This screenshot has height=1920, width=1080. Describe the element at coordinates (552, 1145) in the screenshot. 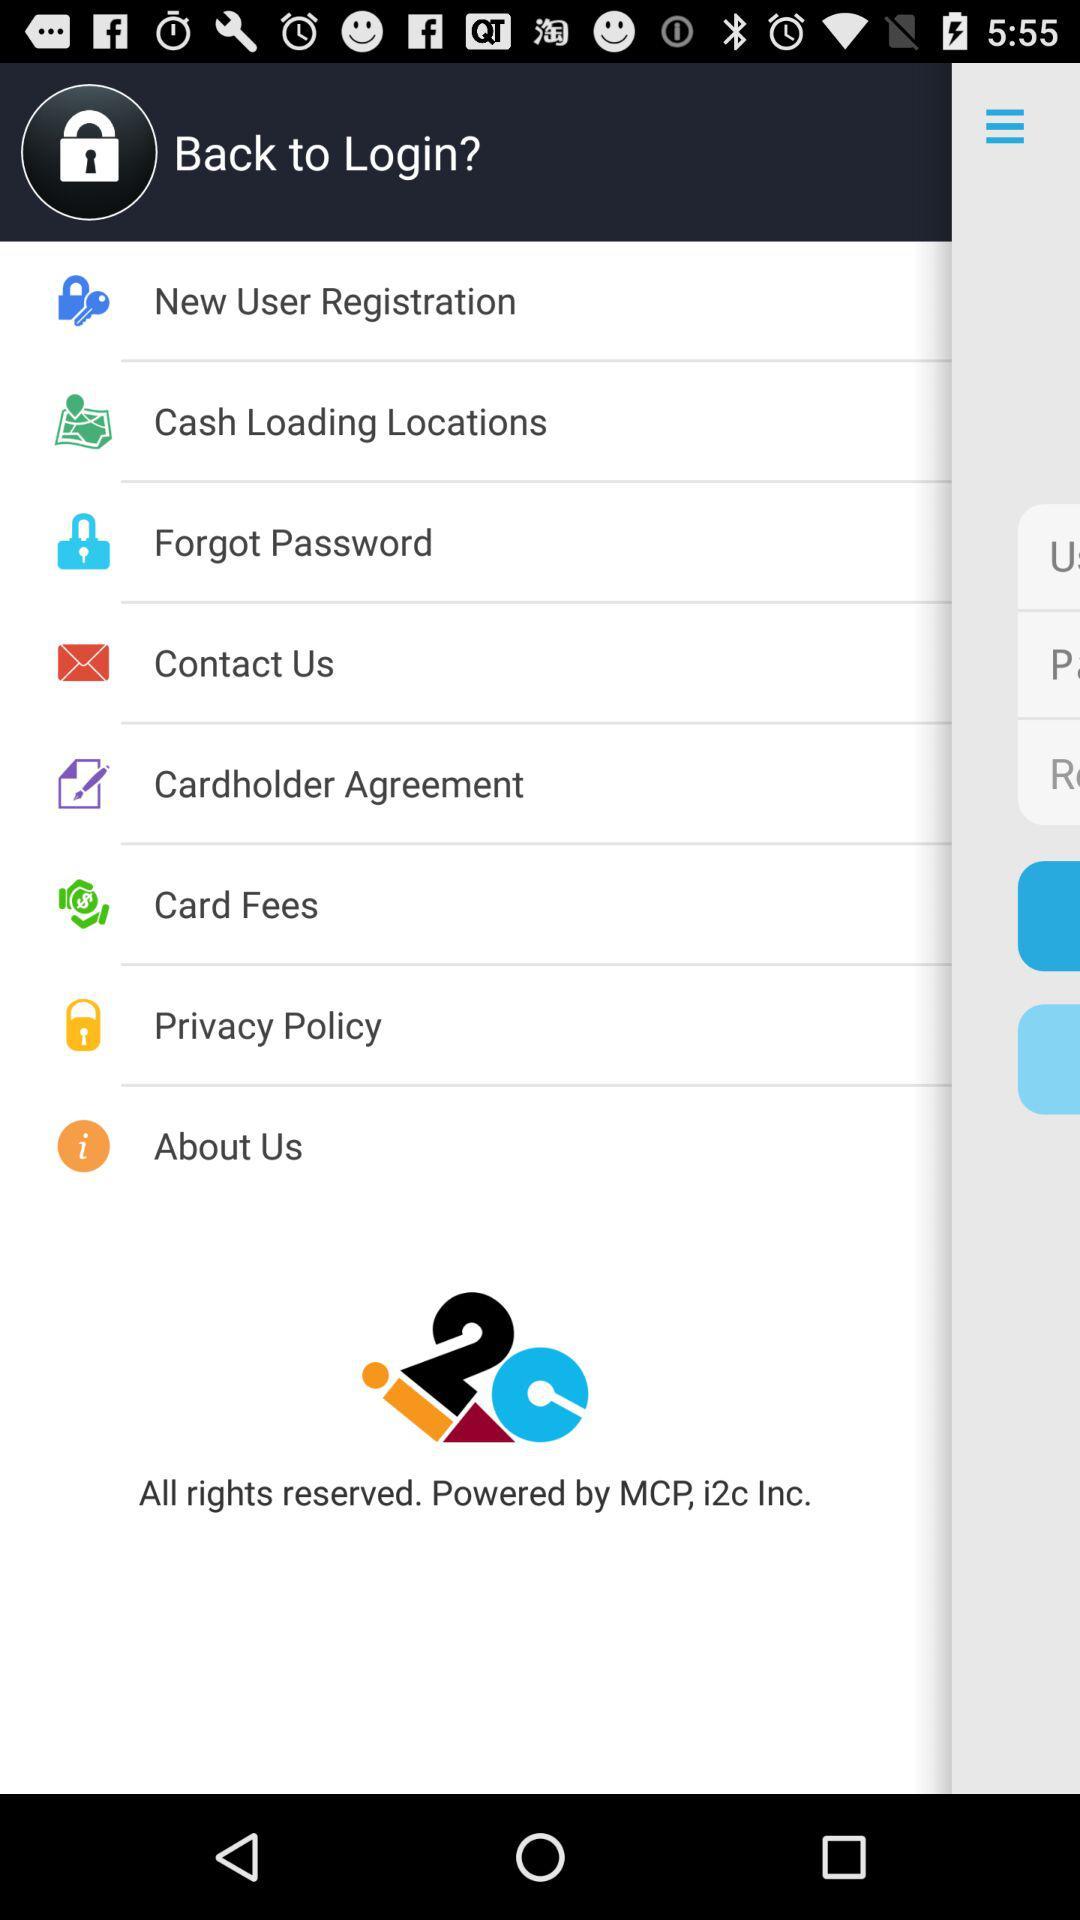

I see `the item to the left of new user registration` at that location.